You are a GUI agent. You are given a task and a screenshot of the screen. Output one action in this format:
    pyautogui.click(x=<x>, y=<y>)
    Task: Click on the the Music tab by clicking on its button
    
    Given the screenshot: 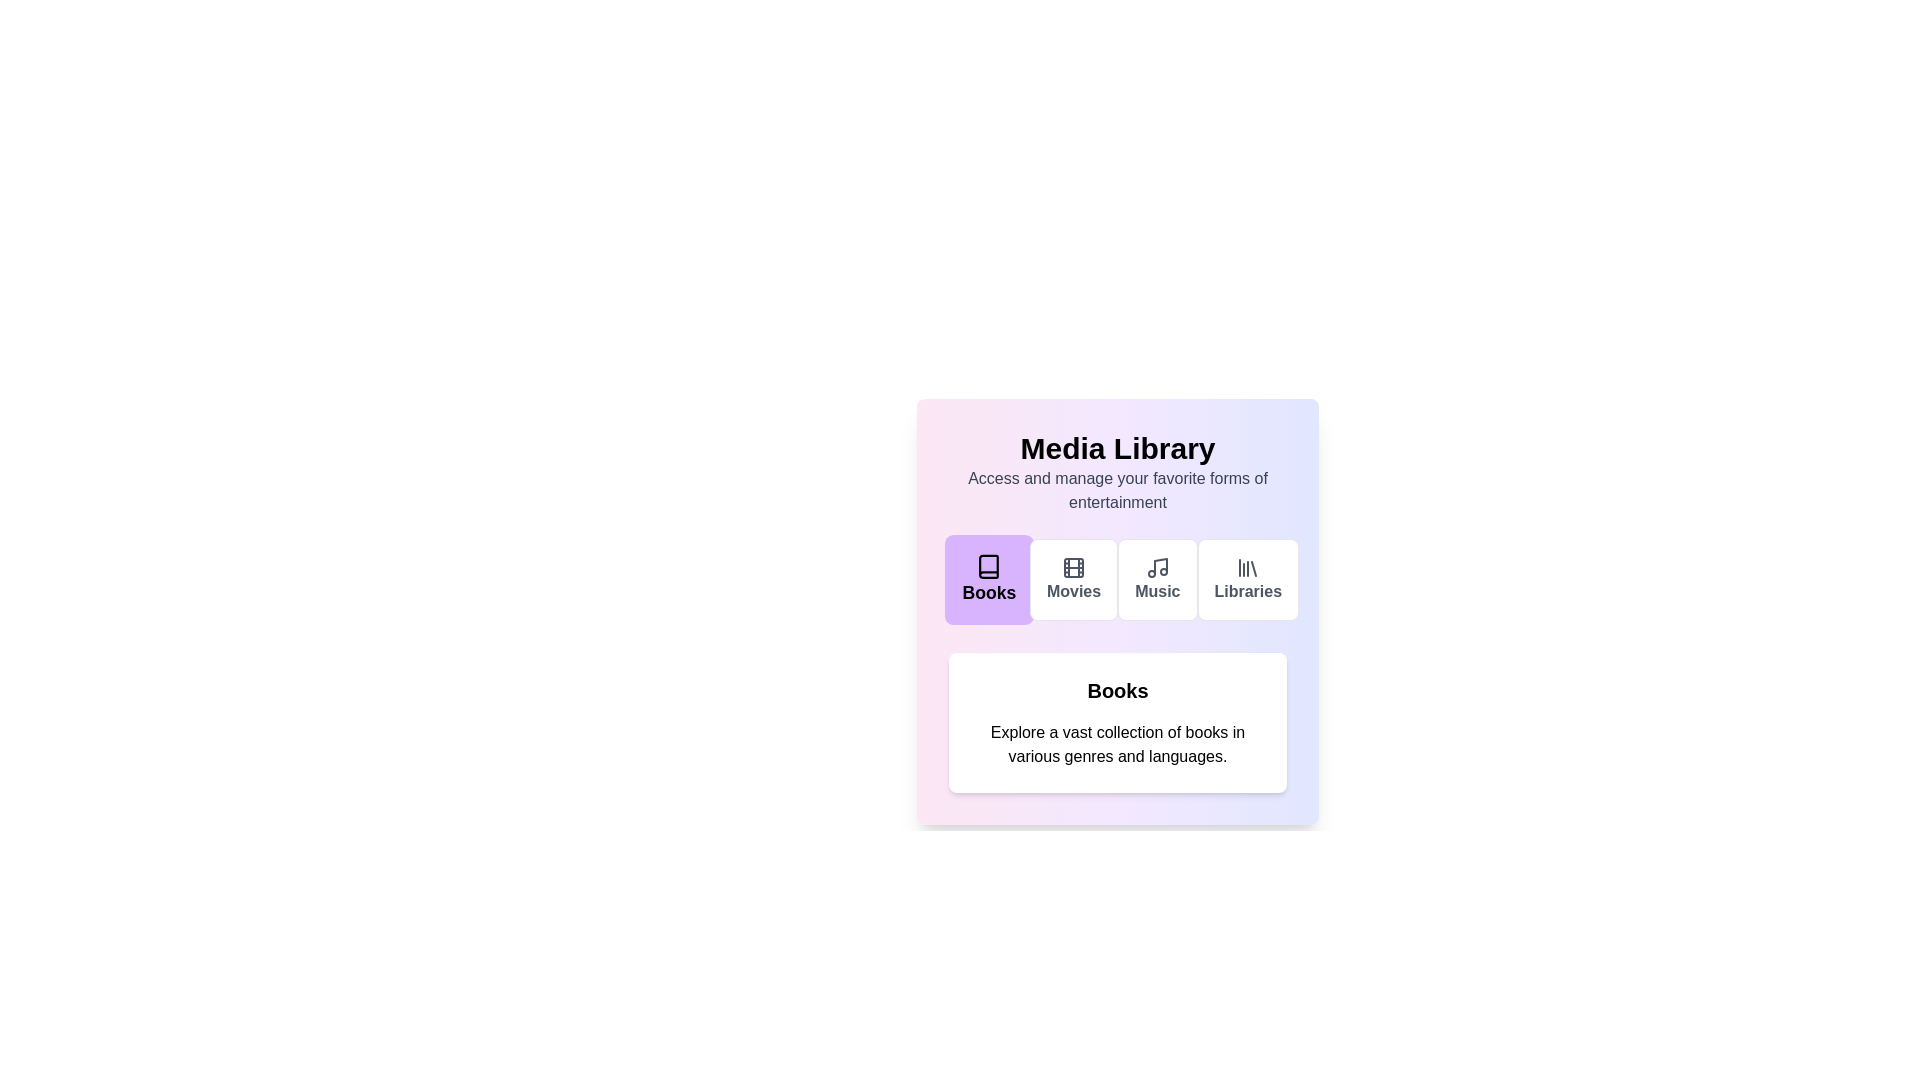 What is the action you would take?
    pyautogui.click(x=1157, y=579)
    